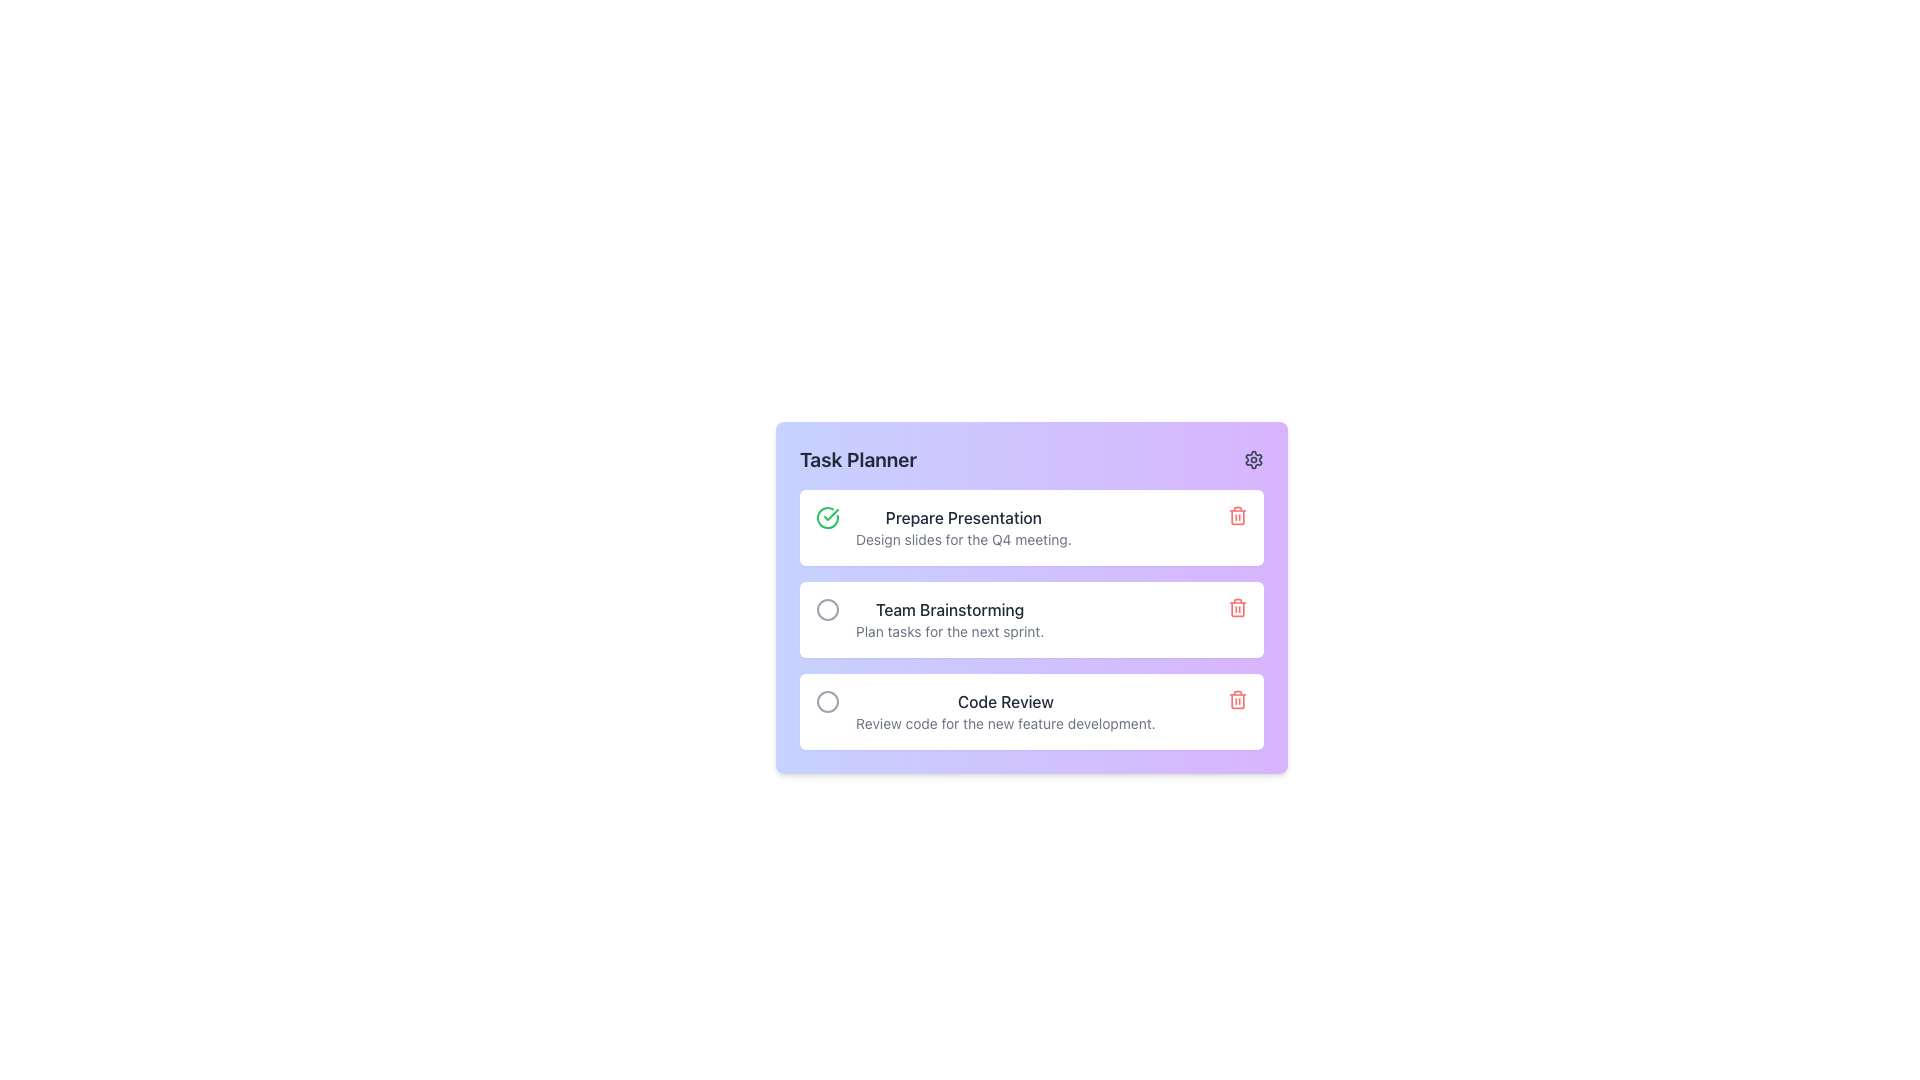 The height and width of the screenshot is (1080, 1920). I want to click on the third circular icon in the 'Code Review' task entry, which serves as a visual indicator or status marker, so click(828, 701).